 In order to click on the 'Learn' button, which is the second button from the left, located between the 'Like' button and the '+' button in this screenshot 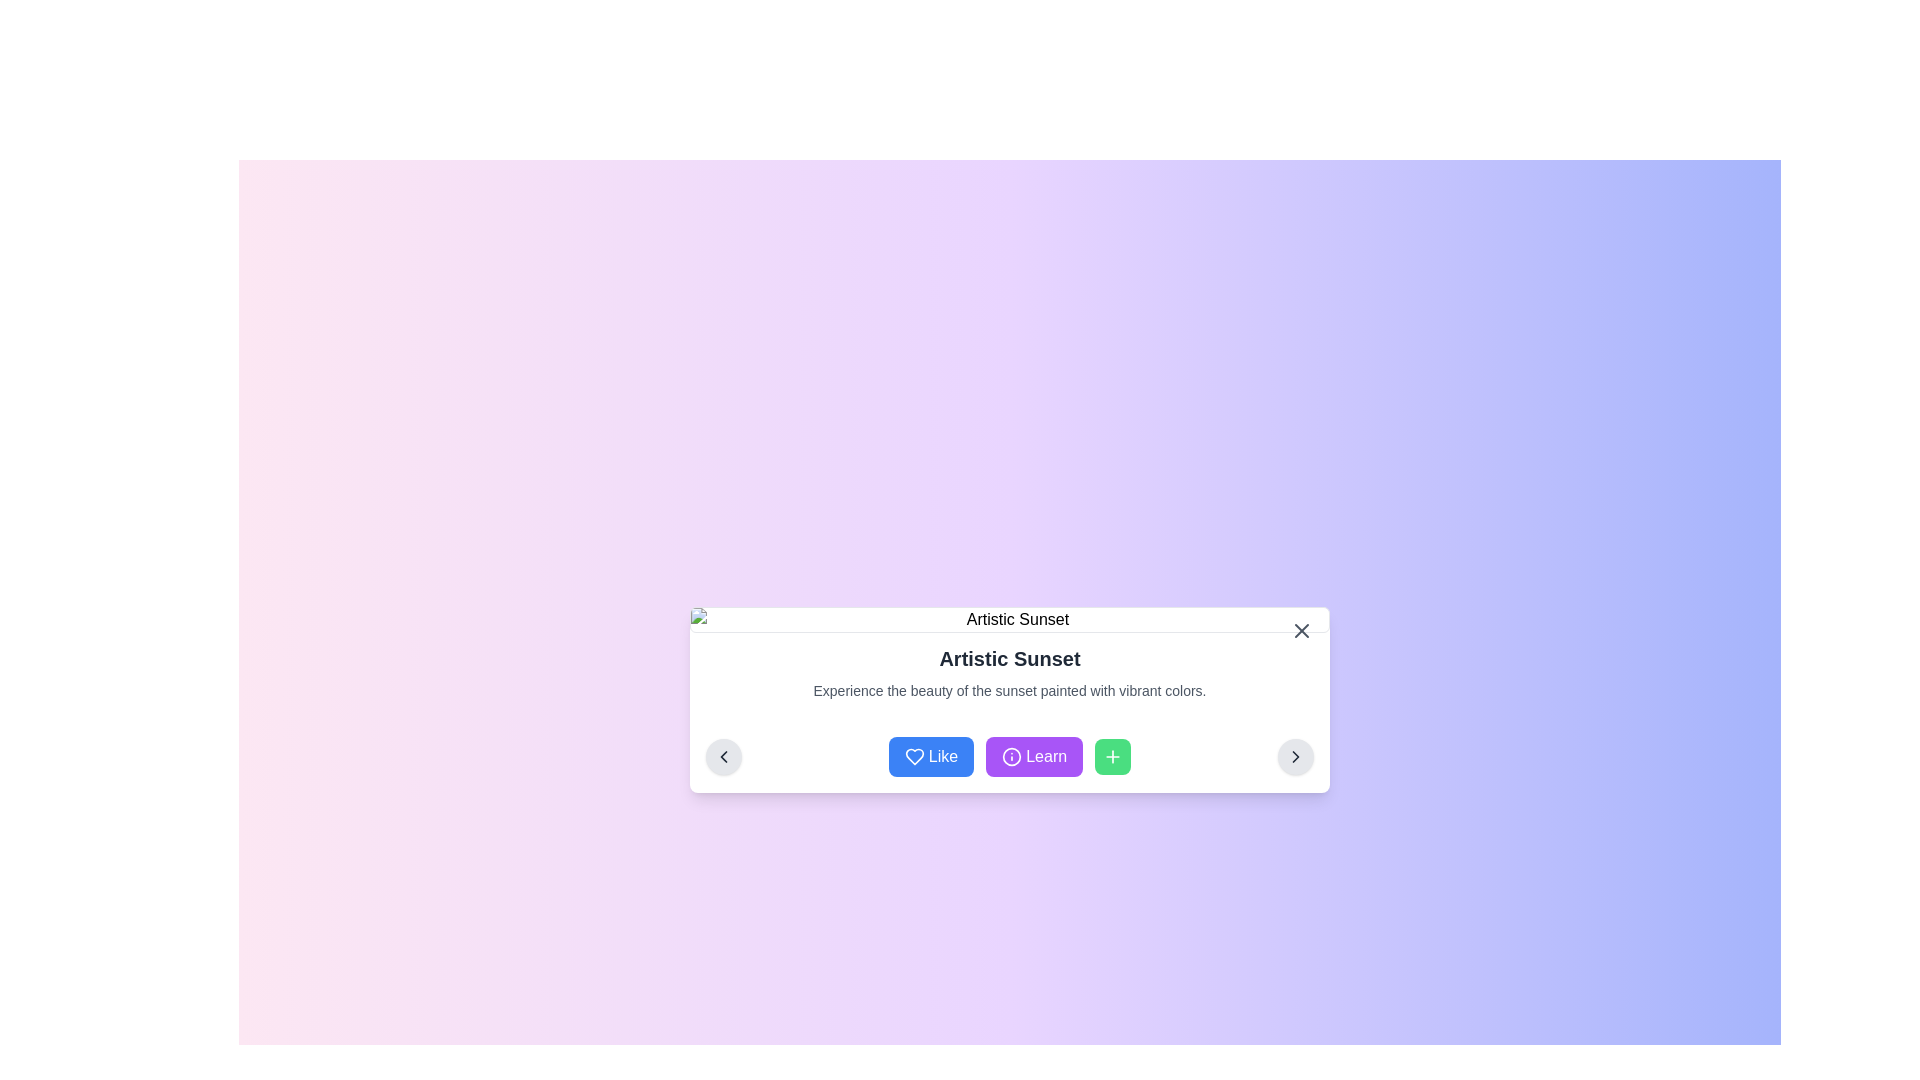, I will do `click(1009, 756)`.